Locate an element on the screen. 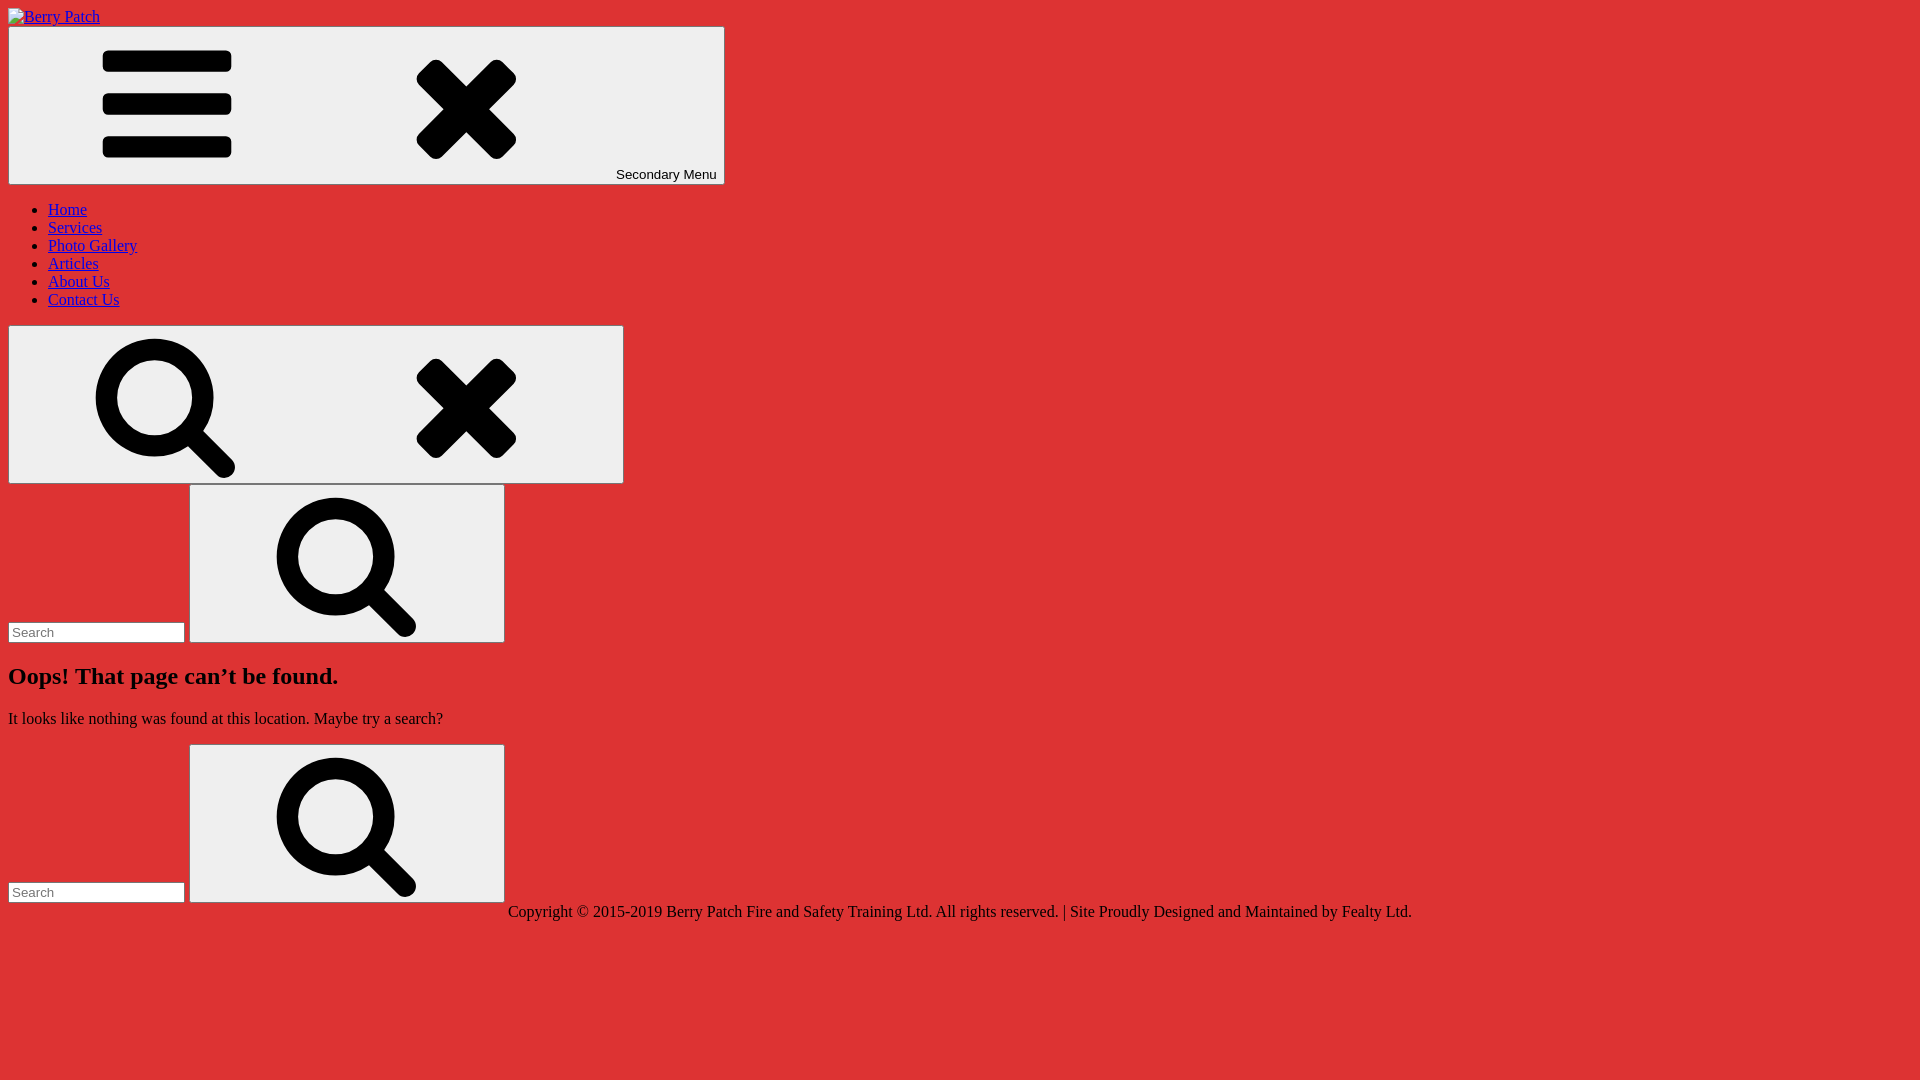  'Search' is located at coordinates (346, 823).